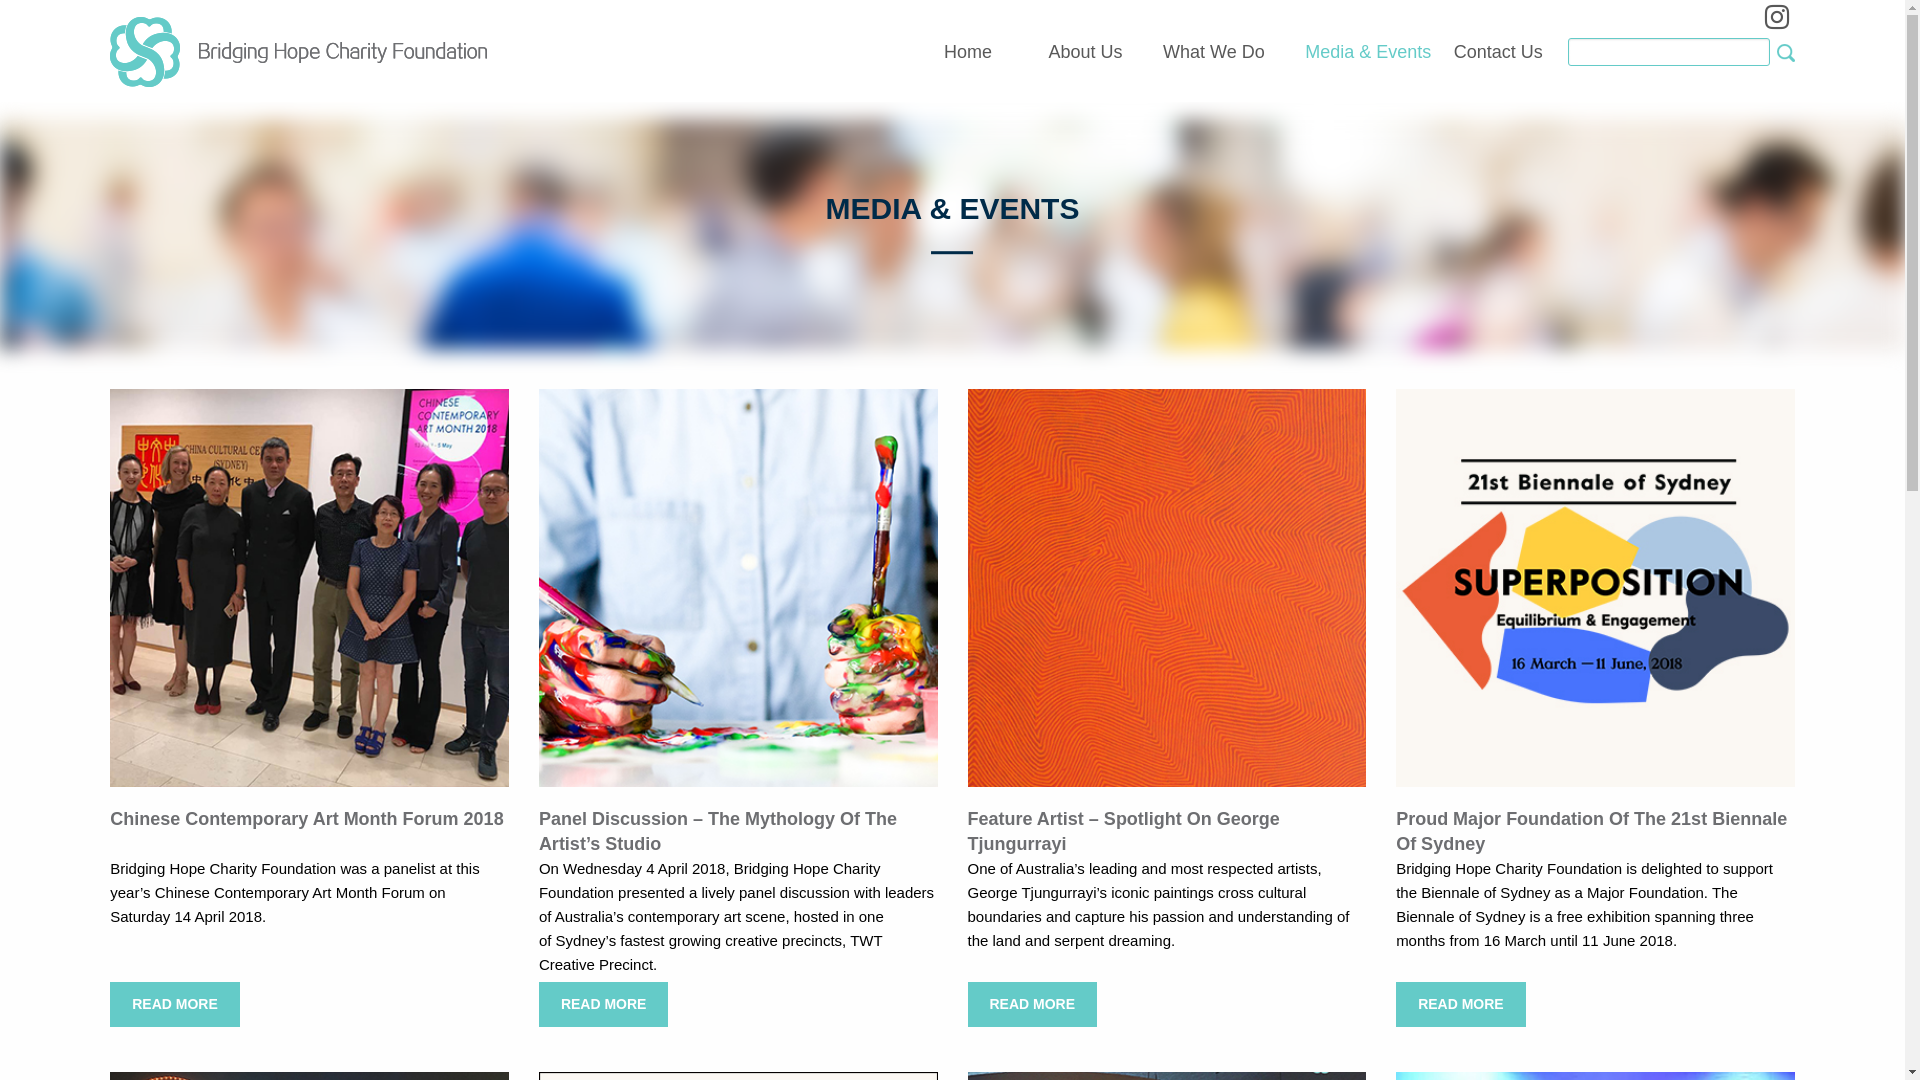 The height and width of the screenshot is (1080, 1920). What do you see at coordinates (1669, 51) in the screenshot?
I see `'Search for:'` at bounding box center [1669, 51].